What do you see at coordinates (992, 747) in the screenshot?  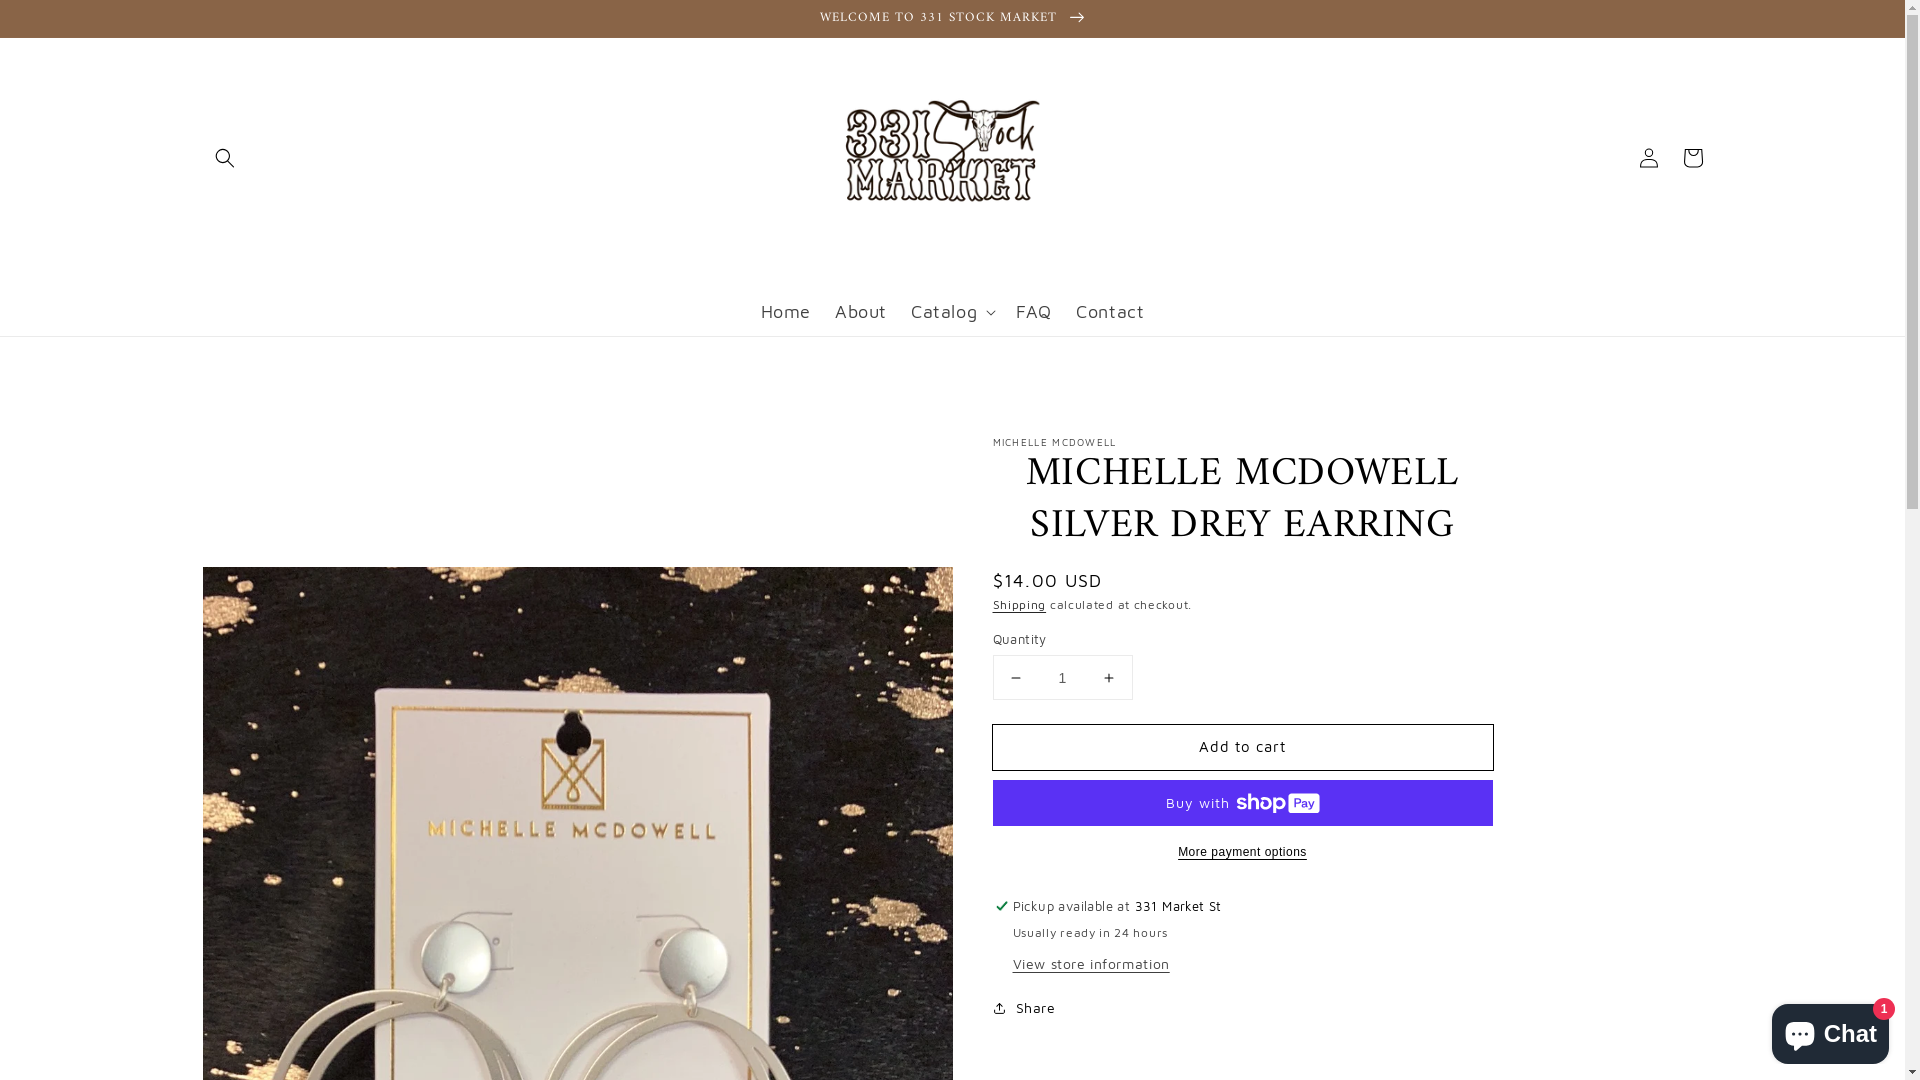 I see `'Add to cart'` at bounding box center [992, 747].